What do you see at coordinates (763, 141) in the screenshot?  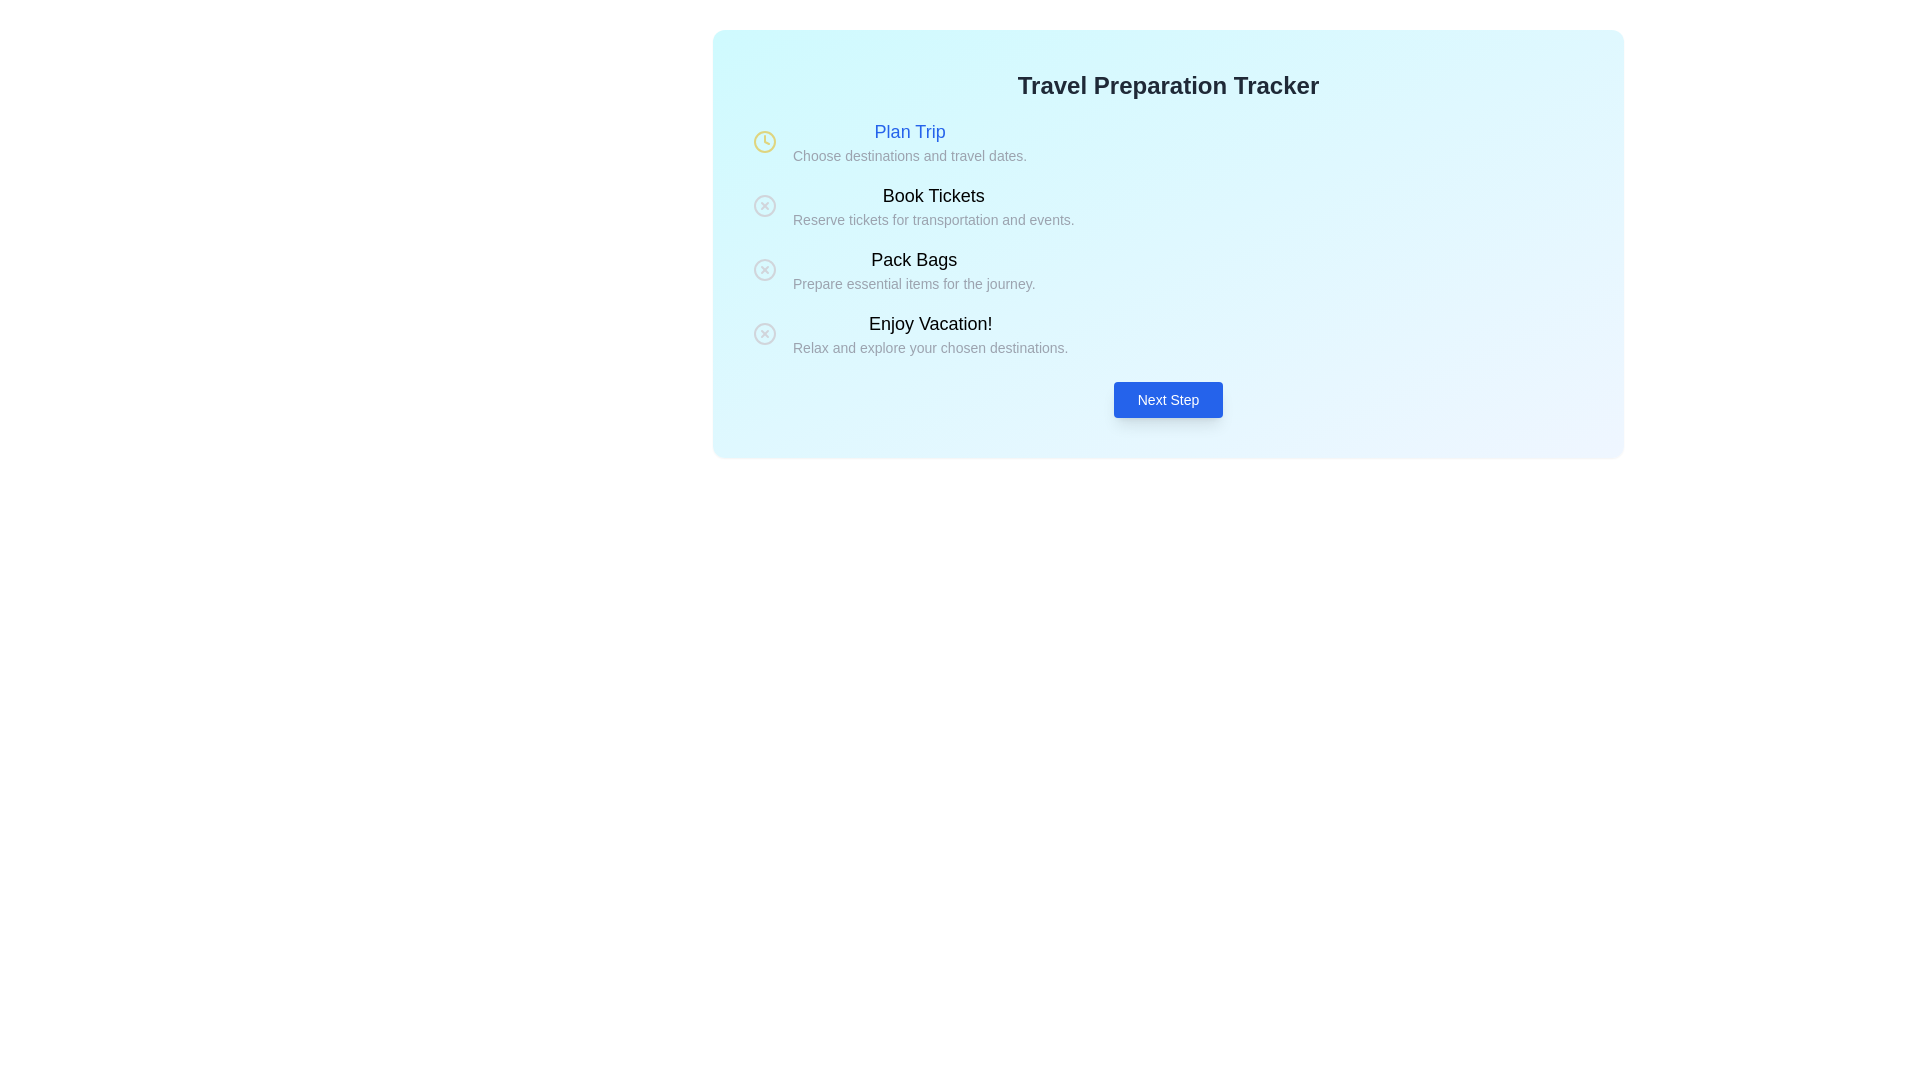 I see `the pulsating animation of the circular clock icon located to the left of the 'Plan Trip' text header in the 'Plan Trip' section` at bounding box center [763, 141].